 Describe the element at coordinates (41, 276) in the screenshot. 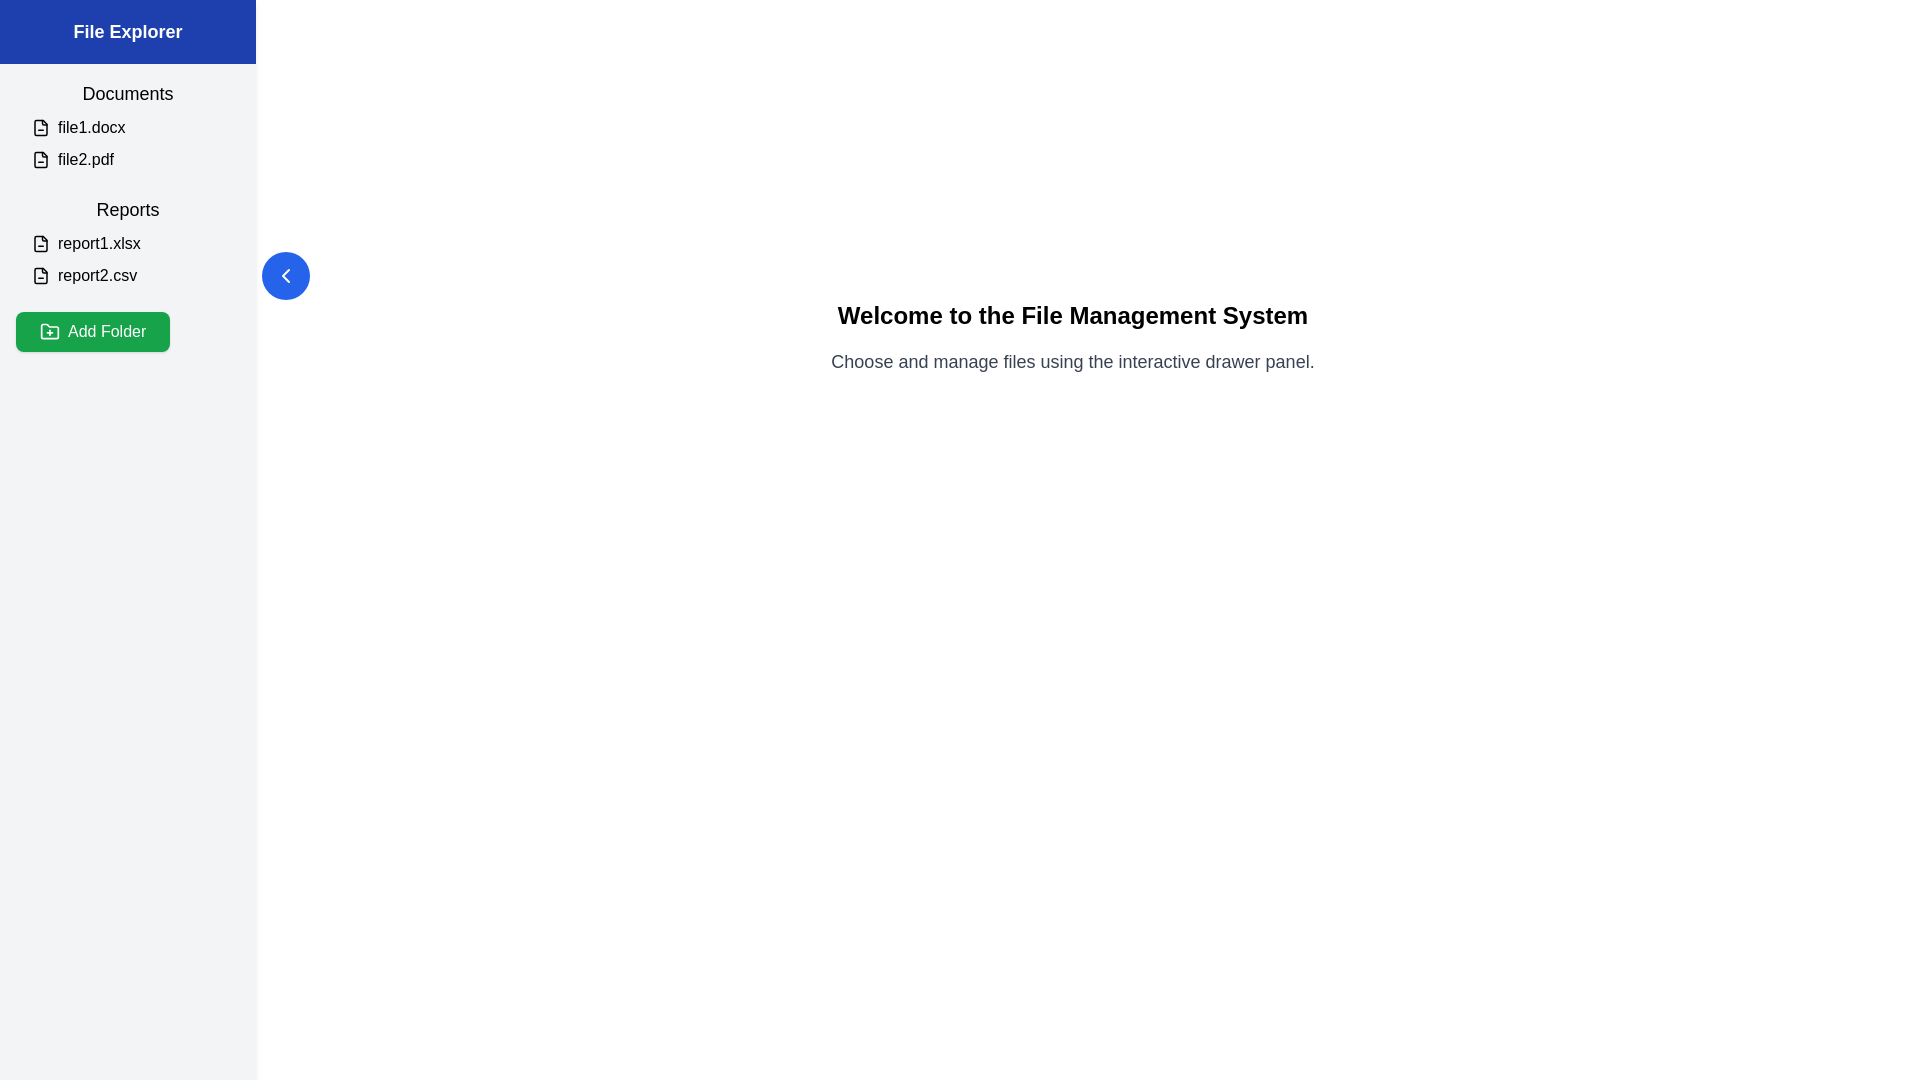

I see `the document file icon located next to 'report2.csv' in the 'Reports' section of the left sidebar file explorer` at that location.